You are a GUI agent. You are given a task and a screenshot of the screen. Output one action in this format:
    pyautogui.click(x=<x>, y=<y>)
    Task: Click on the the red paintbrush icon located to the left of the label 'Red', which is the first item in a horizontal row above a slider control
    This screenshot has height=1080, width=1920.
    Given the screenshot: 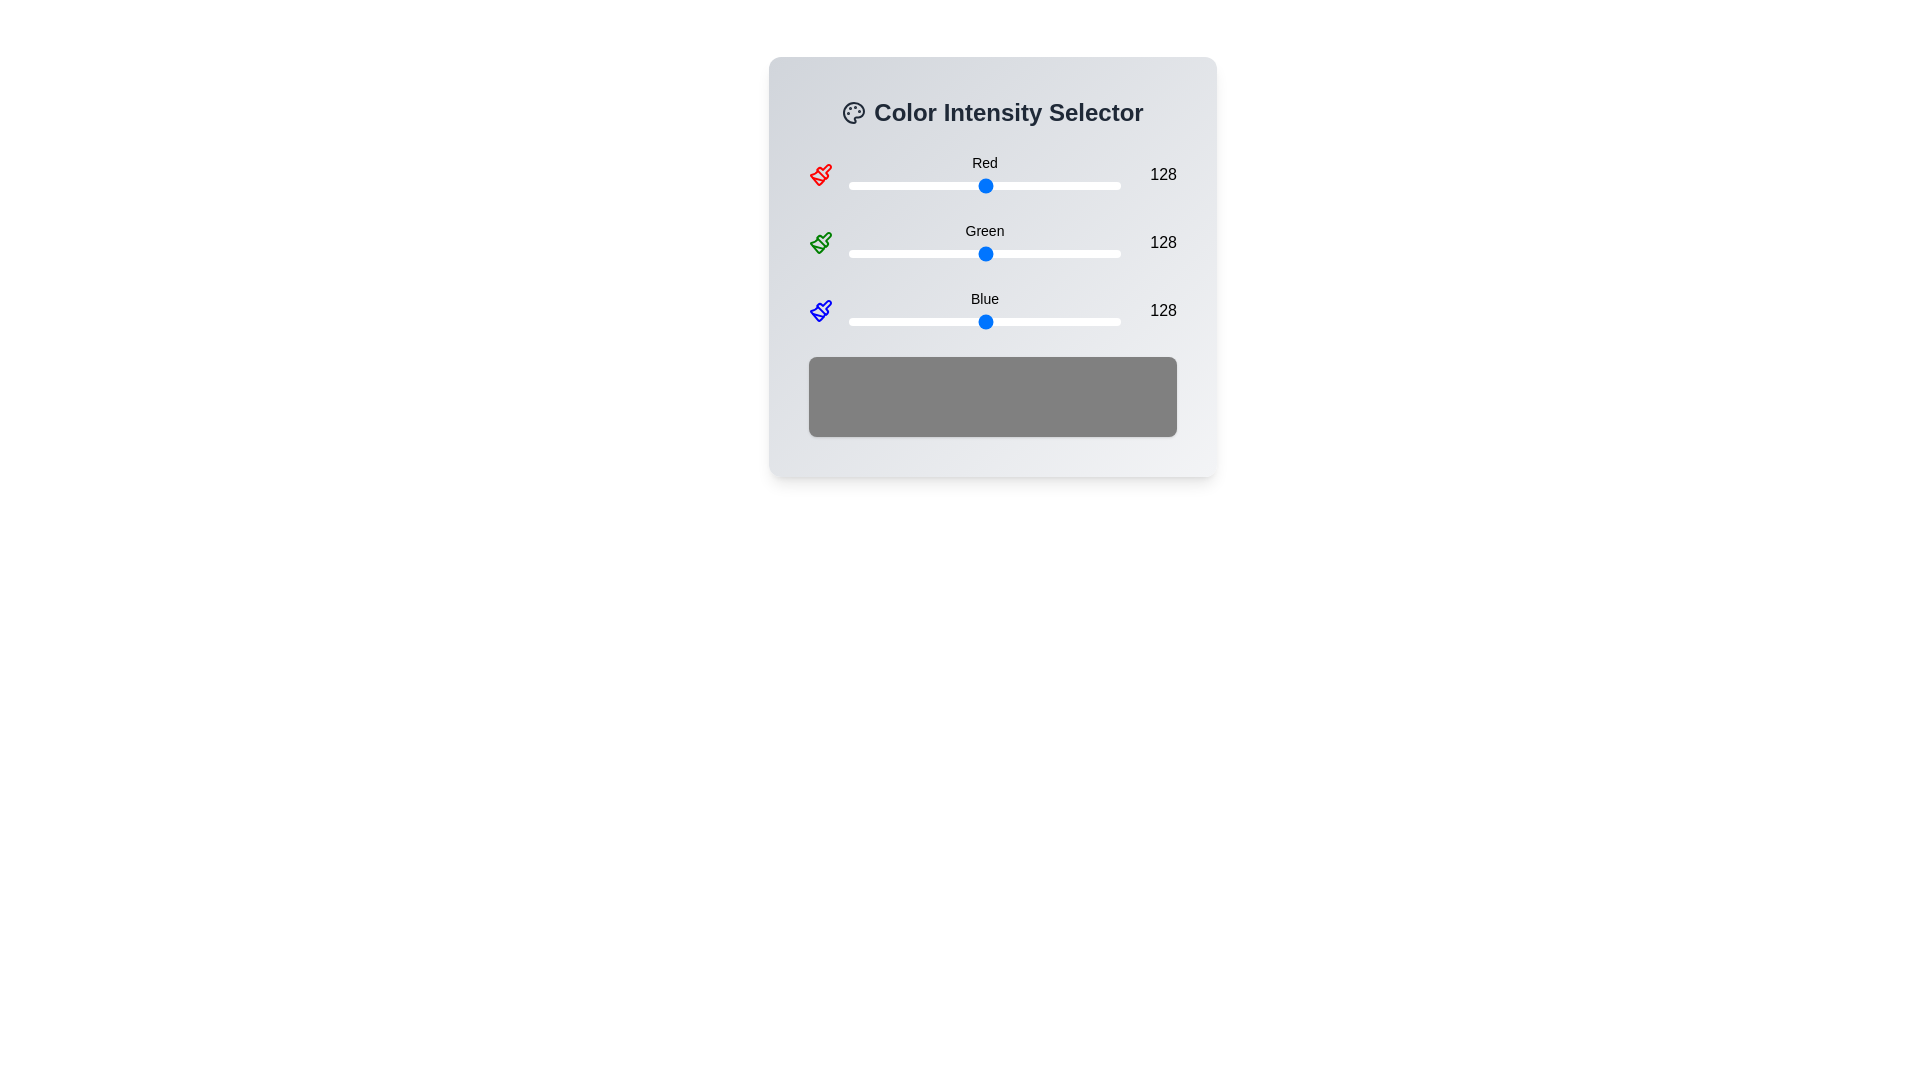 What is the action you would take?
    pyautogui.click(x=820, y=173)
    